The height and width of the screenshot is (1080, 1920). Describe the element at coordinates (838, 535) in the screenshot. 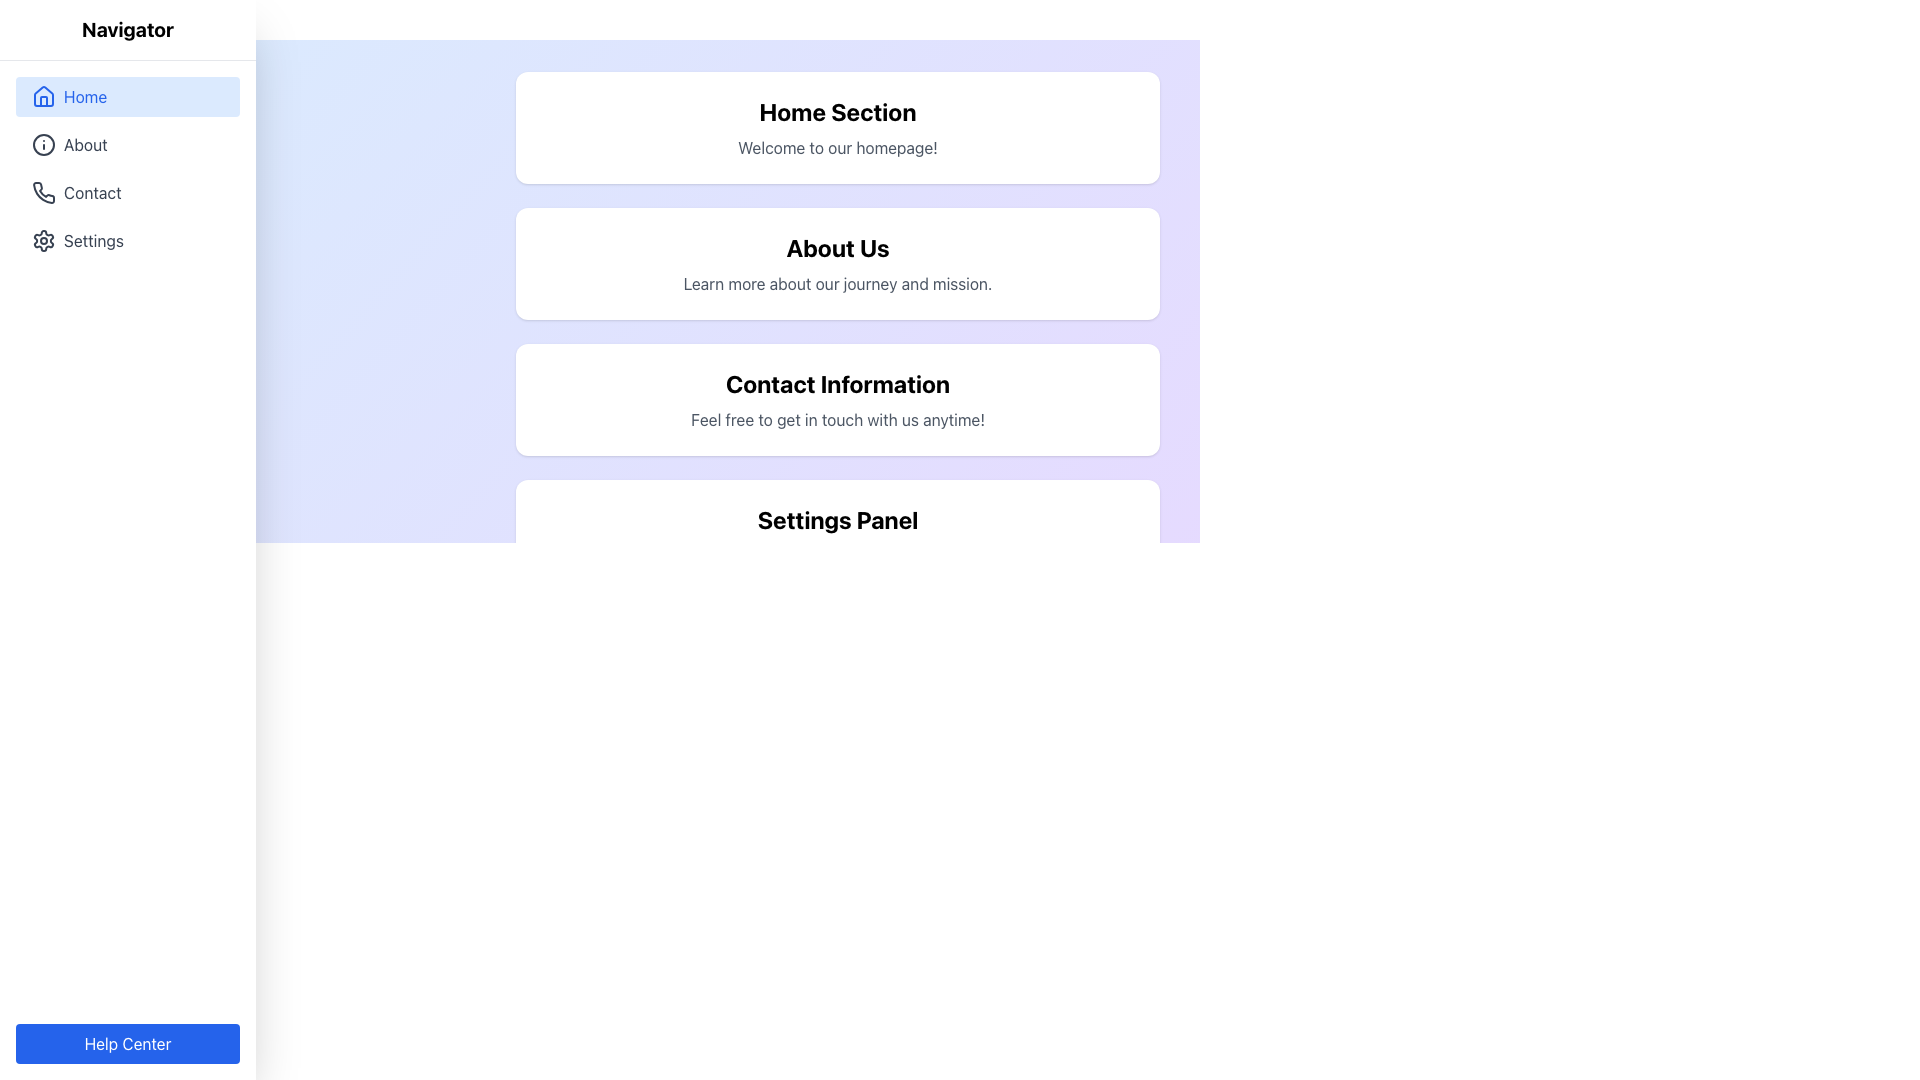

I see `the Settings Panel, which has a white background and contains the header 'Settings Panel' and the description 'Customize your preferences here.'` at that location.